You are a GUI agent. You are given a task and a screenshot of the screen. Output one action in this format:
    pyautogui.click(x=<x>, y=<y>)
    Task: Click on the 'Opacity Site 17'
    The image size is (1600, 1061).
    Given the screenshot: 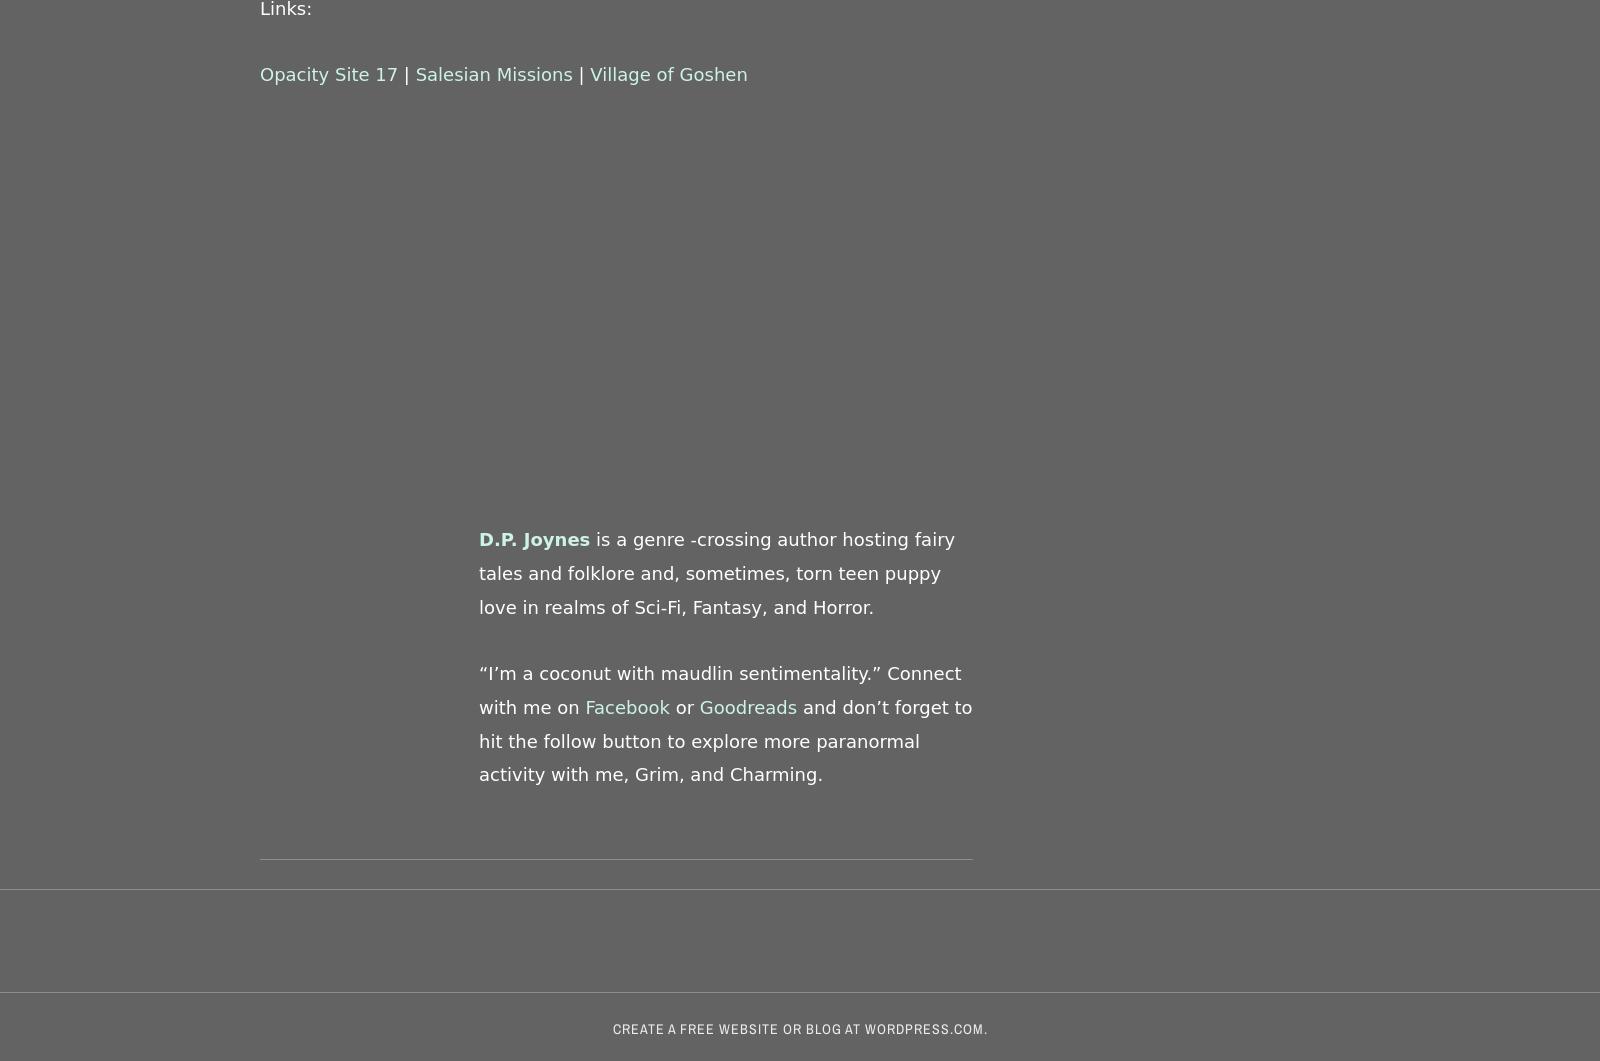 What is the action you would take?
    pyautogui.click(x=328, y=74)
    